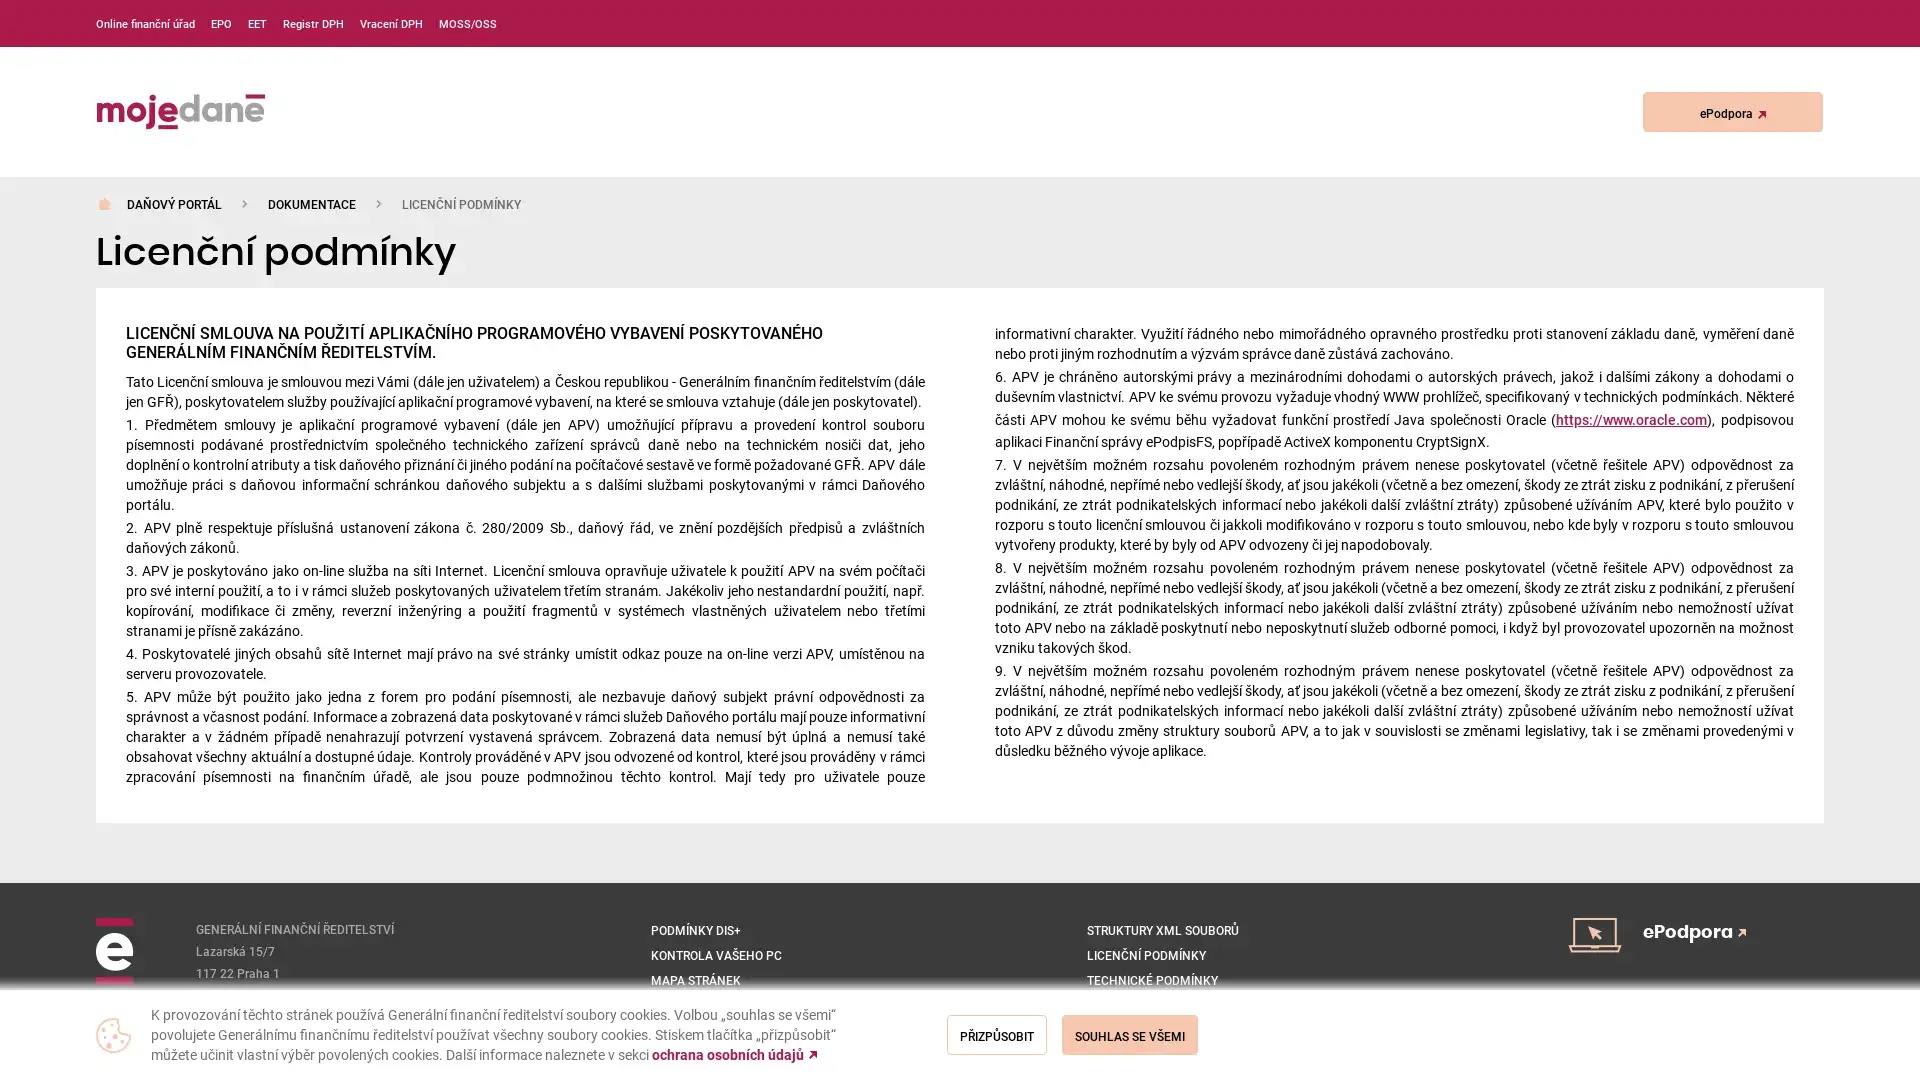 This screenshot has width=1920, height=1080. I want to click on Prizpusobit, so click(997, 1034).